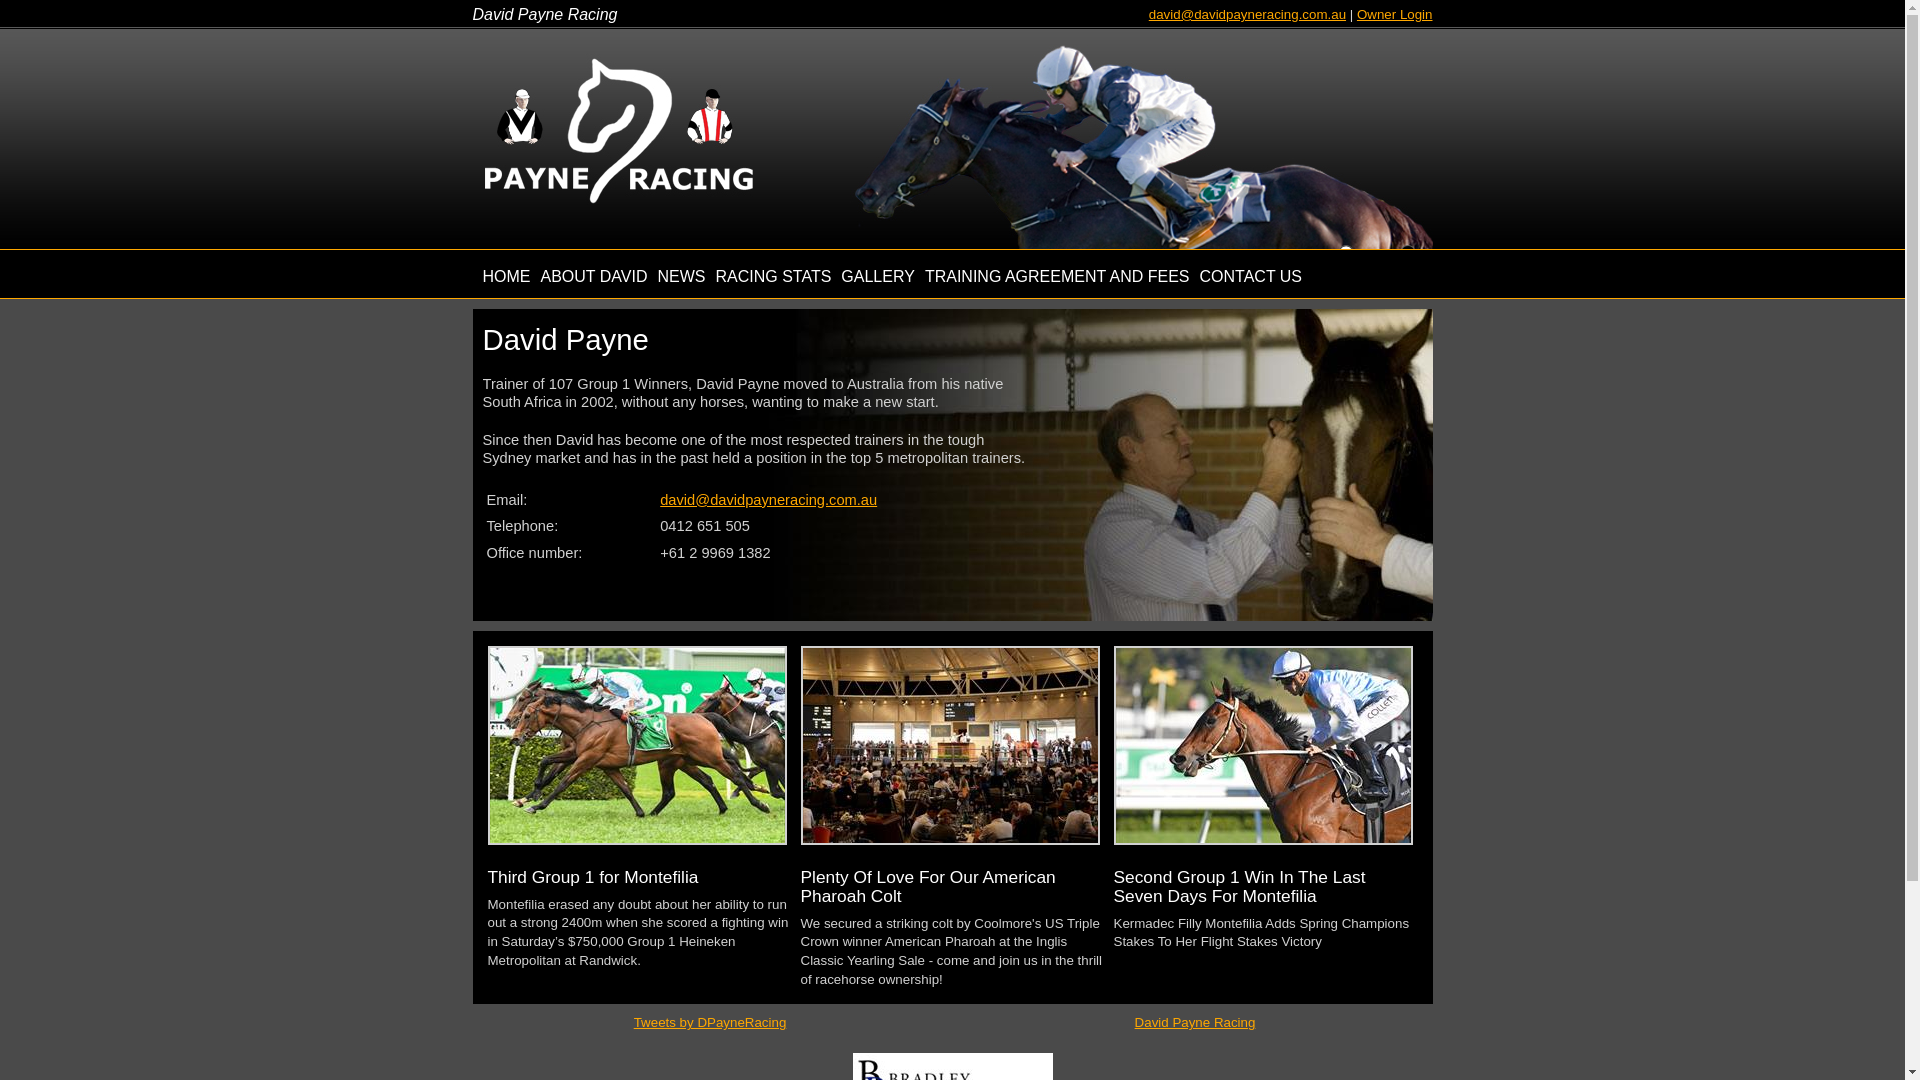 The width and height of the screenshot is (1920, 1080). I want to click on 'RACING STATS', so click(771, 276).